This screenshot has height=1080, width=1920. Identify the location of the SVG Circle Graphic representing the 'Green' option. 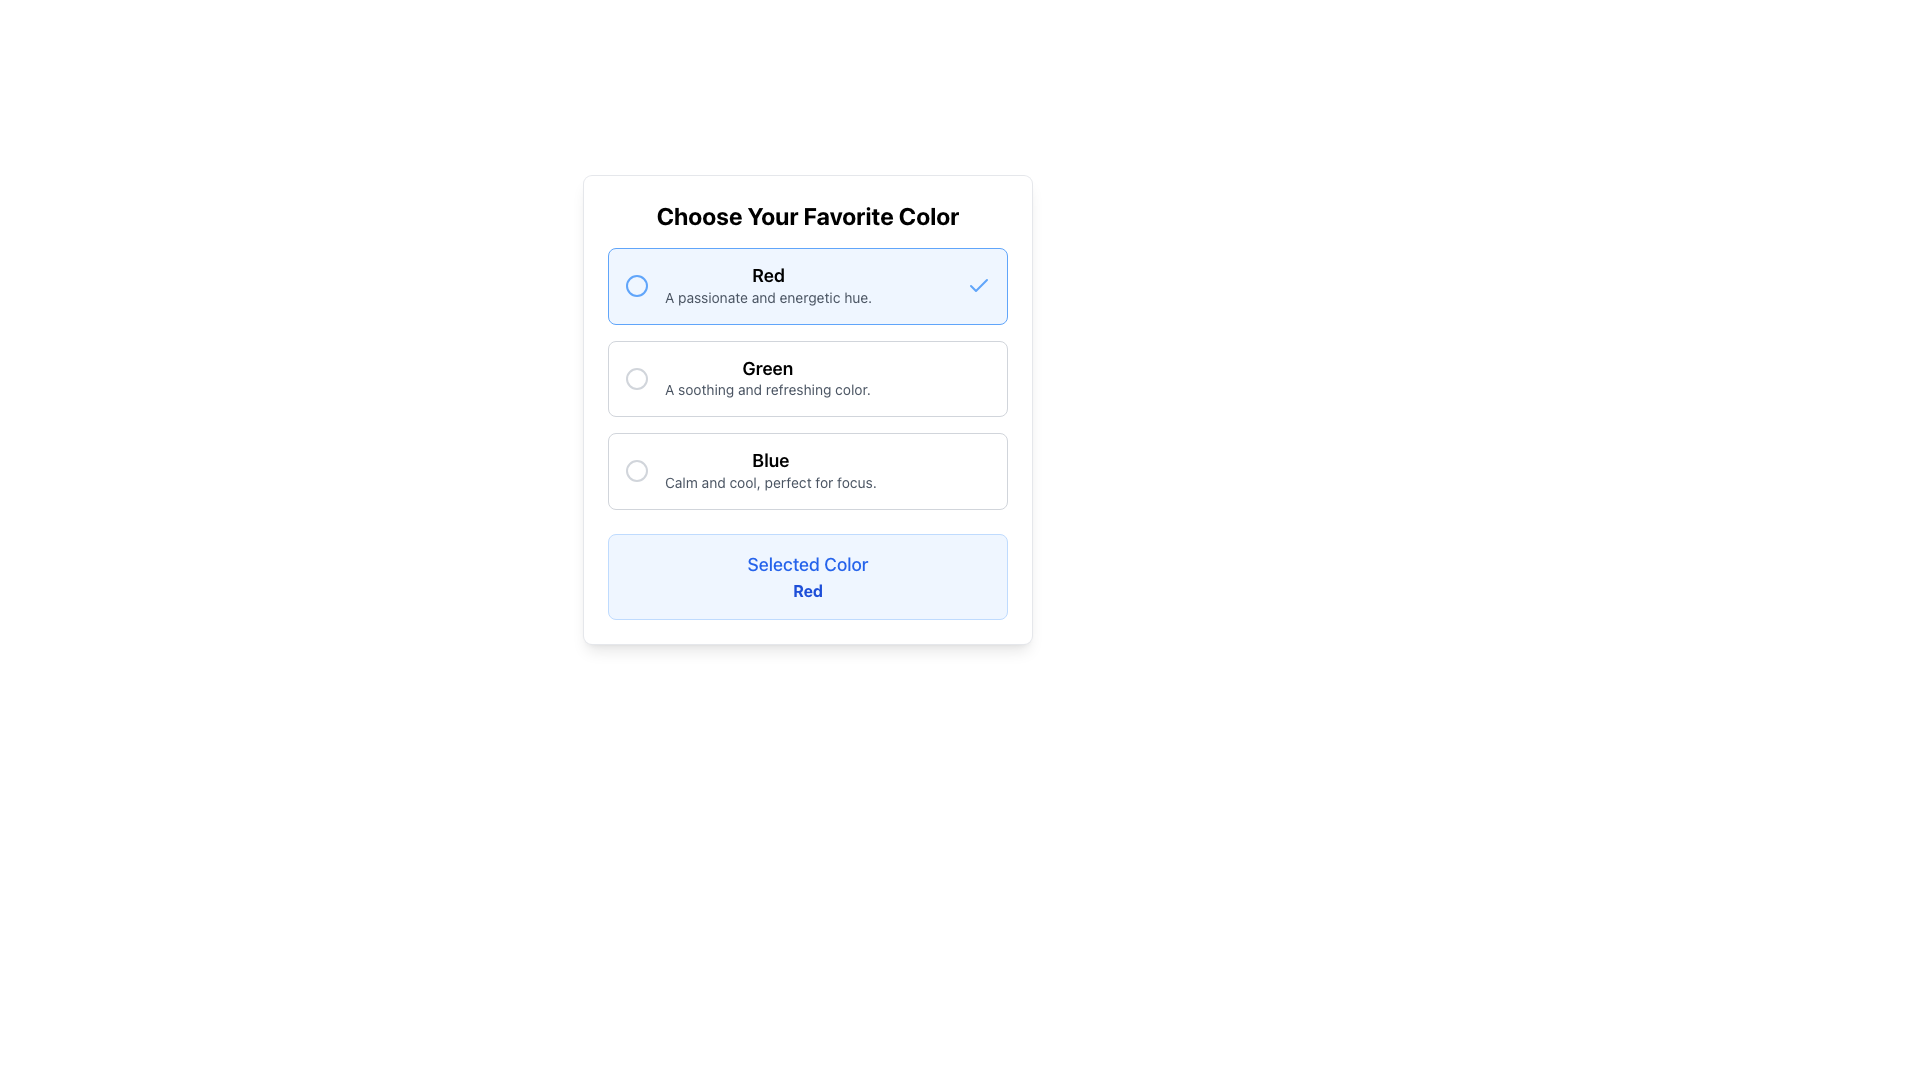
(636, 378).